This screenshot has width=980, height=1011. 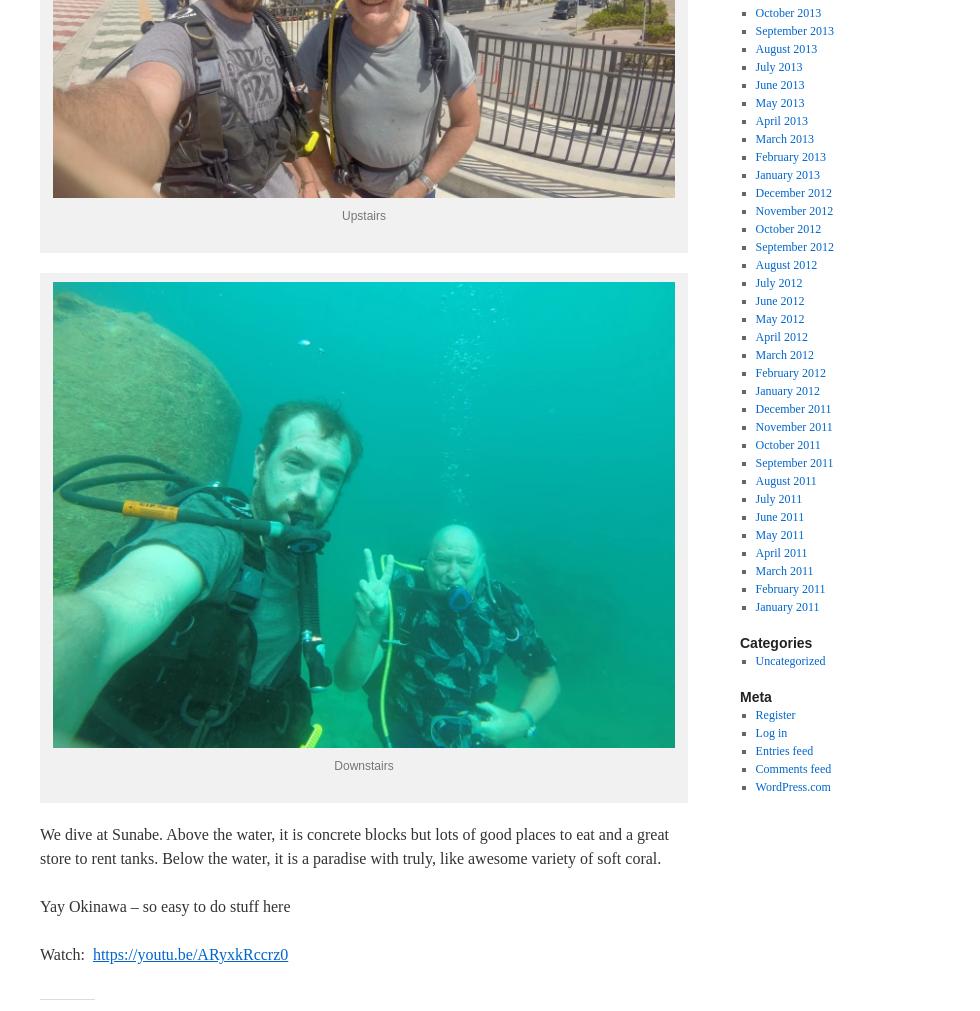 I want to click on 'December 2012', so click(x=754, y=191).